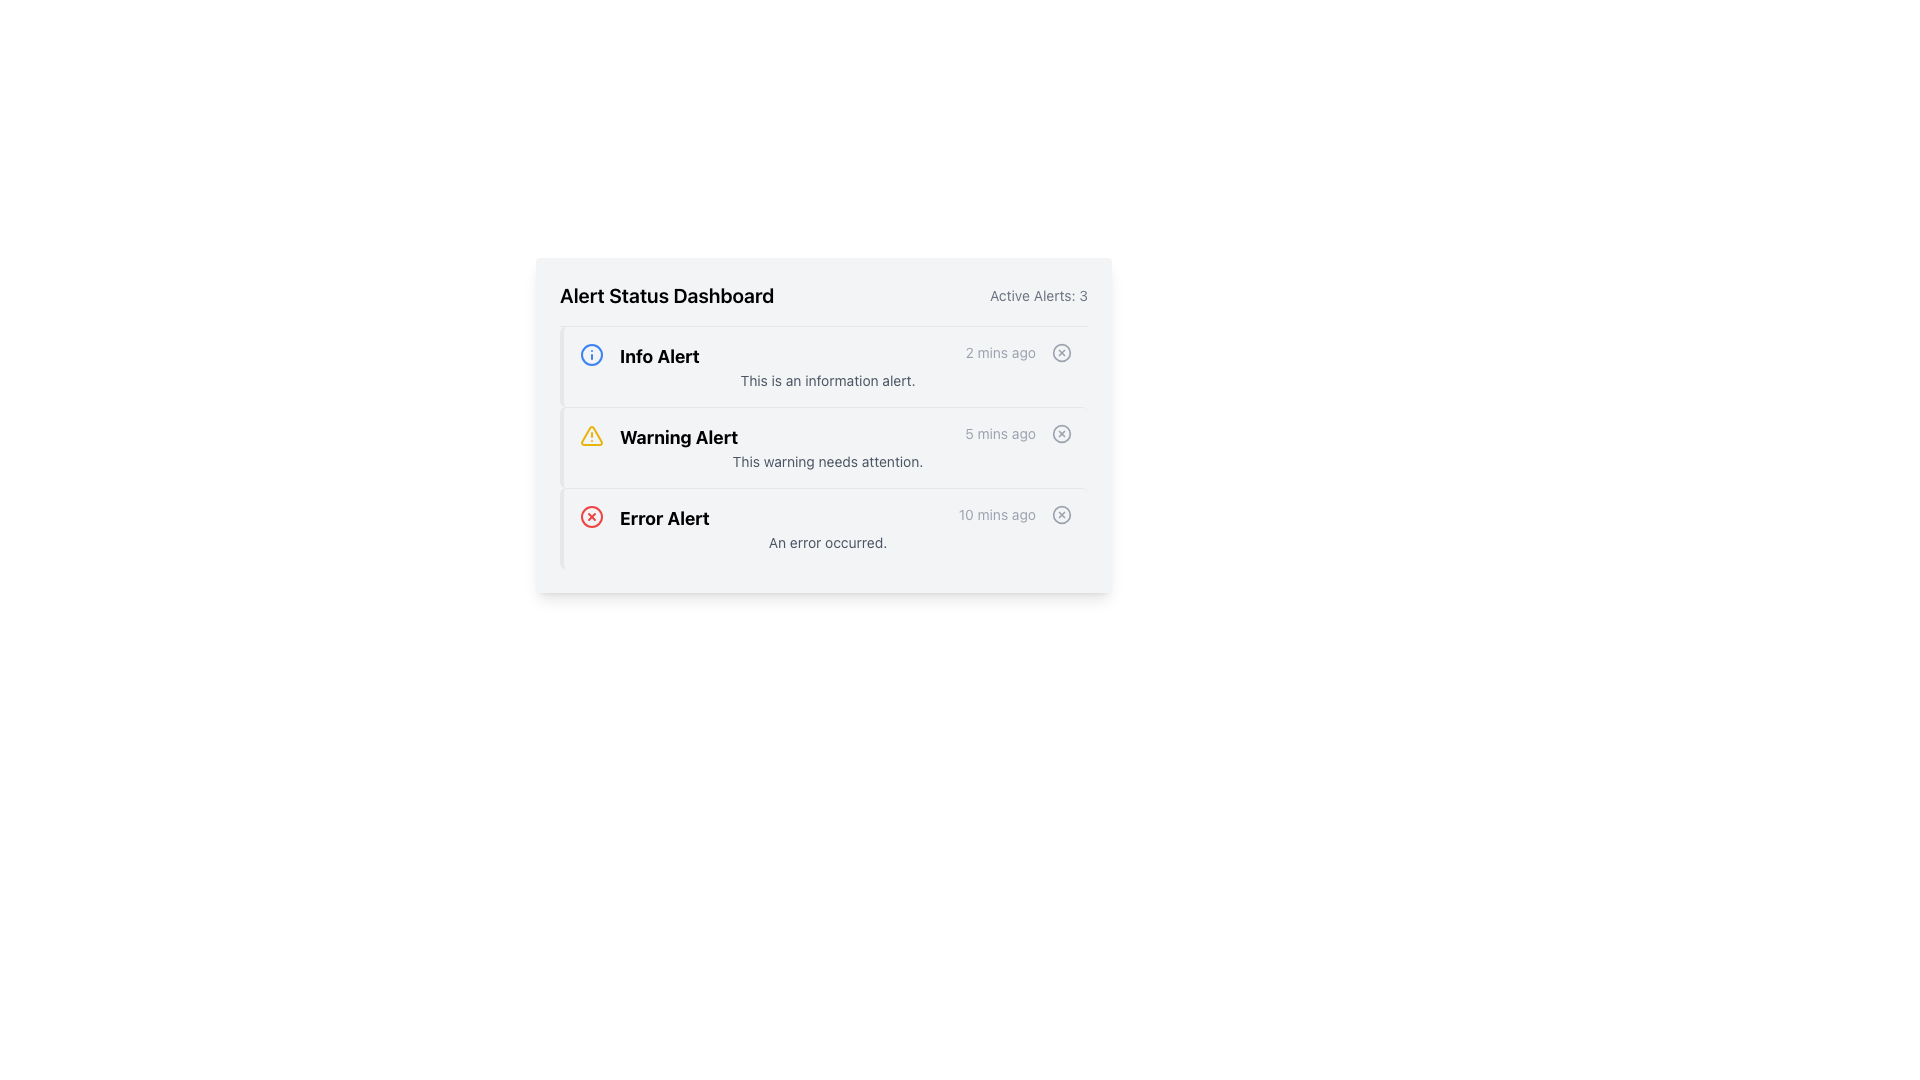 This screenshot has height=1080, width=1920. Describe the element at coordinates (828, 527) in the screenshot. I see `textual information from the alert message in the third notification group of the 'Alert Status Dashboard' interface, which provides details about an error that occurred` at that location.